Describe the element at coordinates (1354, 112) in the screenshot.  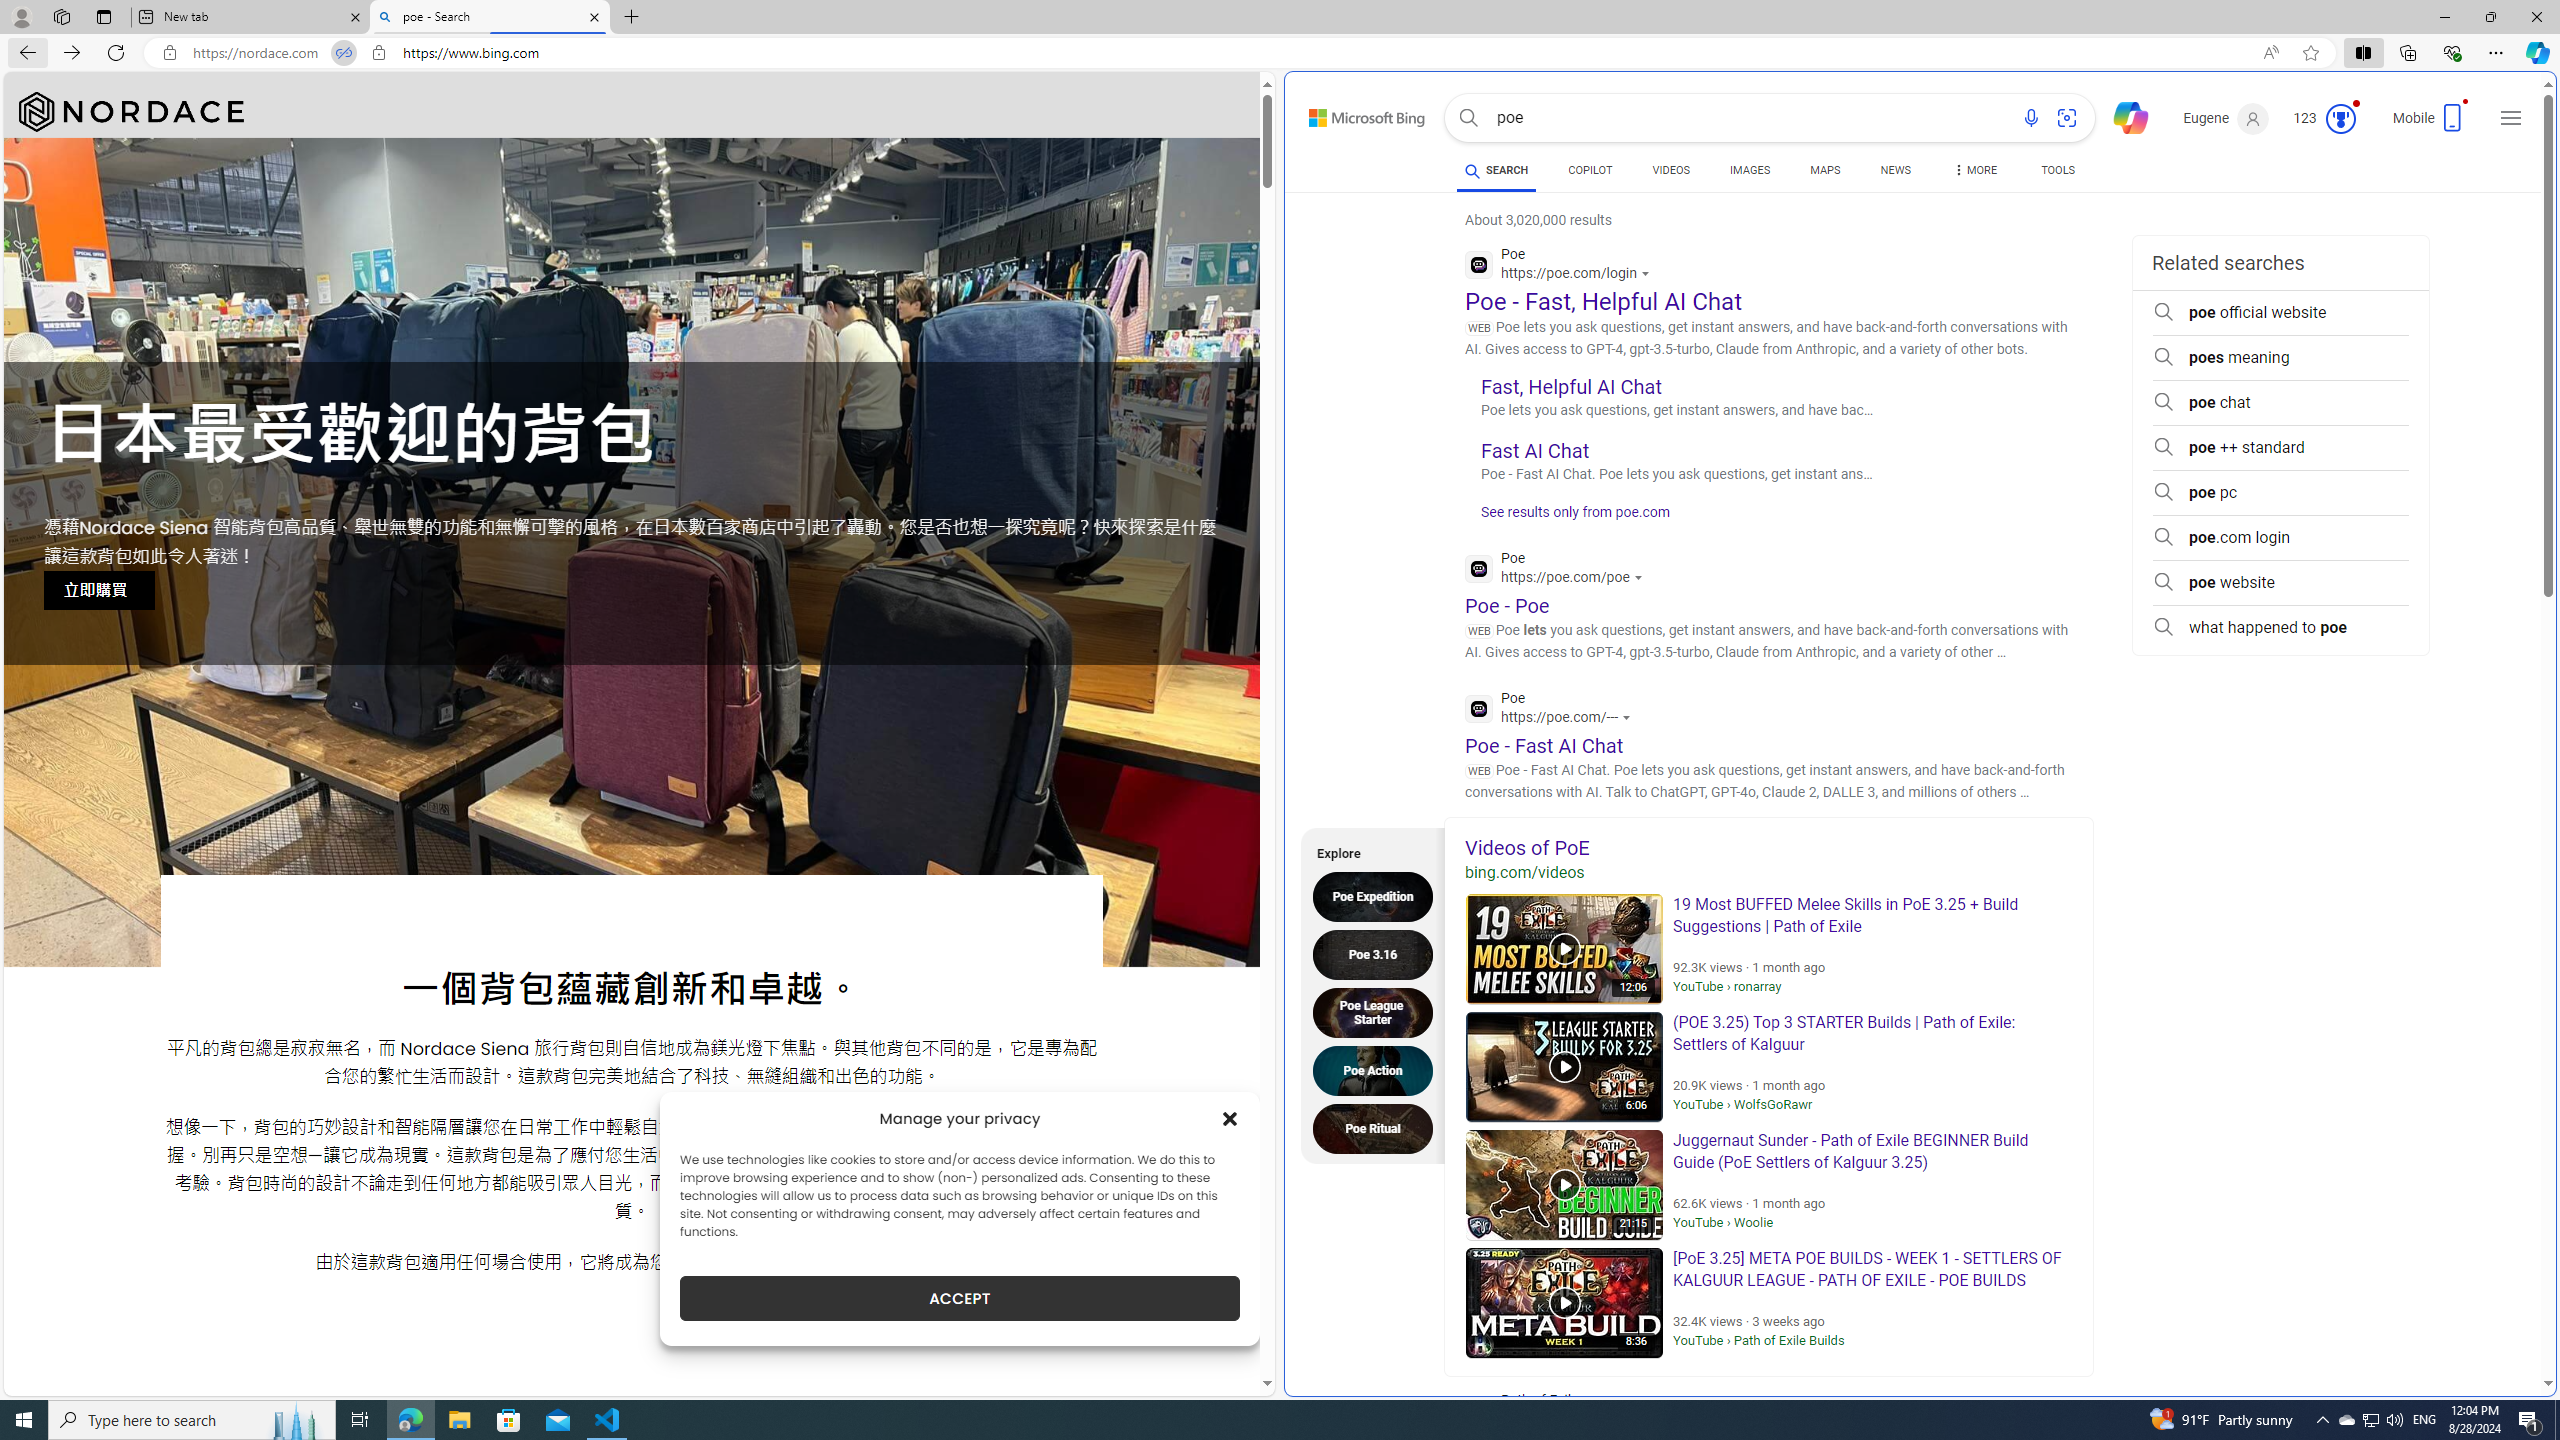
I see `'Back to Bing search'` at that location.